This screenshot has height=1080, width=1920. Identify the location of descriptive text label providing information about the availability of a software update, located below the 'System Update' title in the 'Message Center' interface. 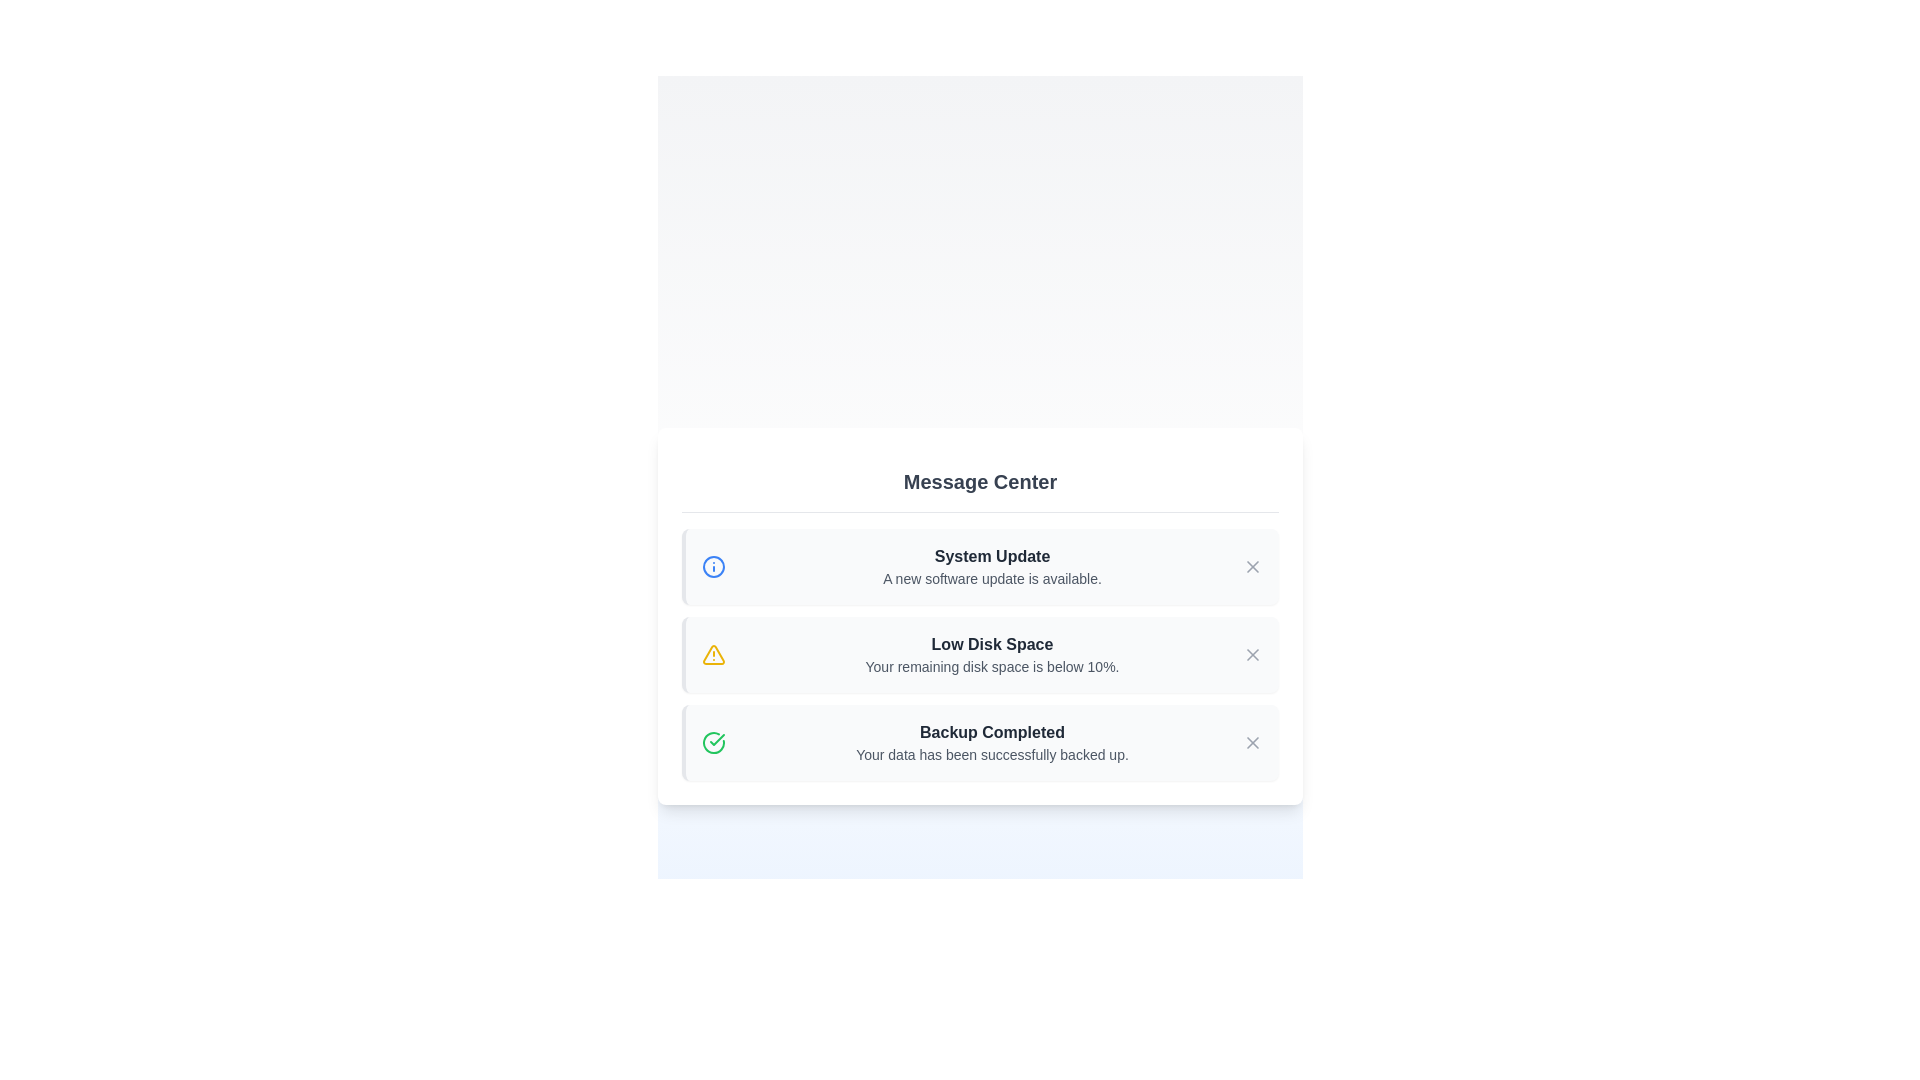
(992, 578).